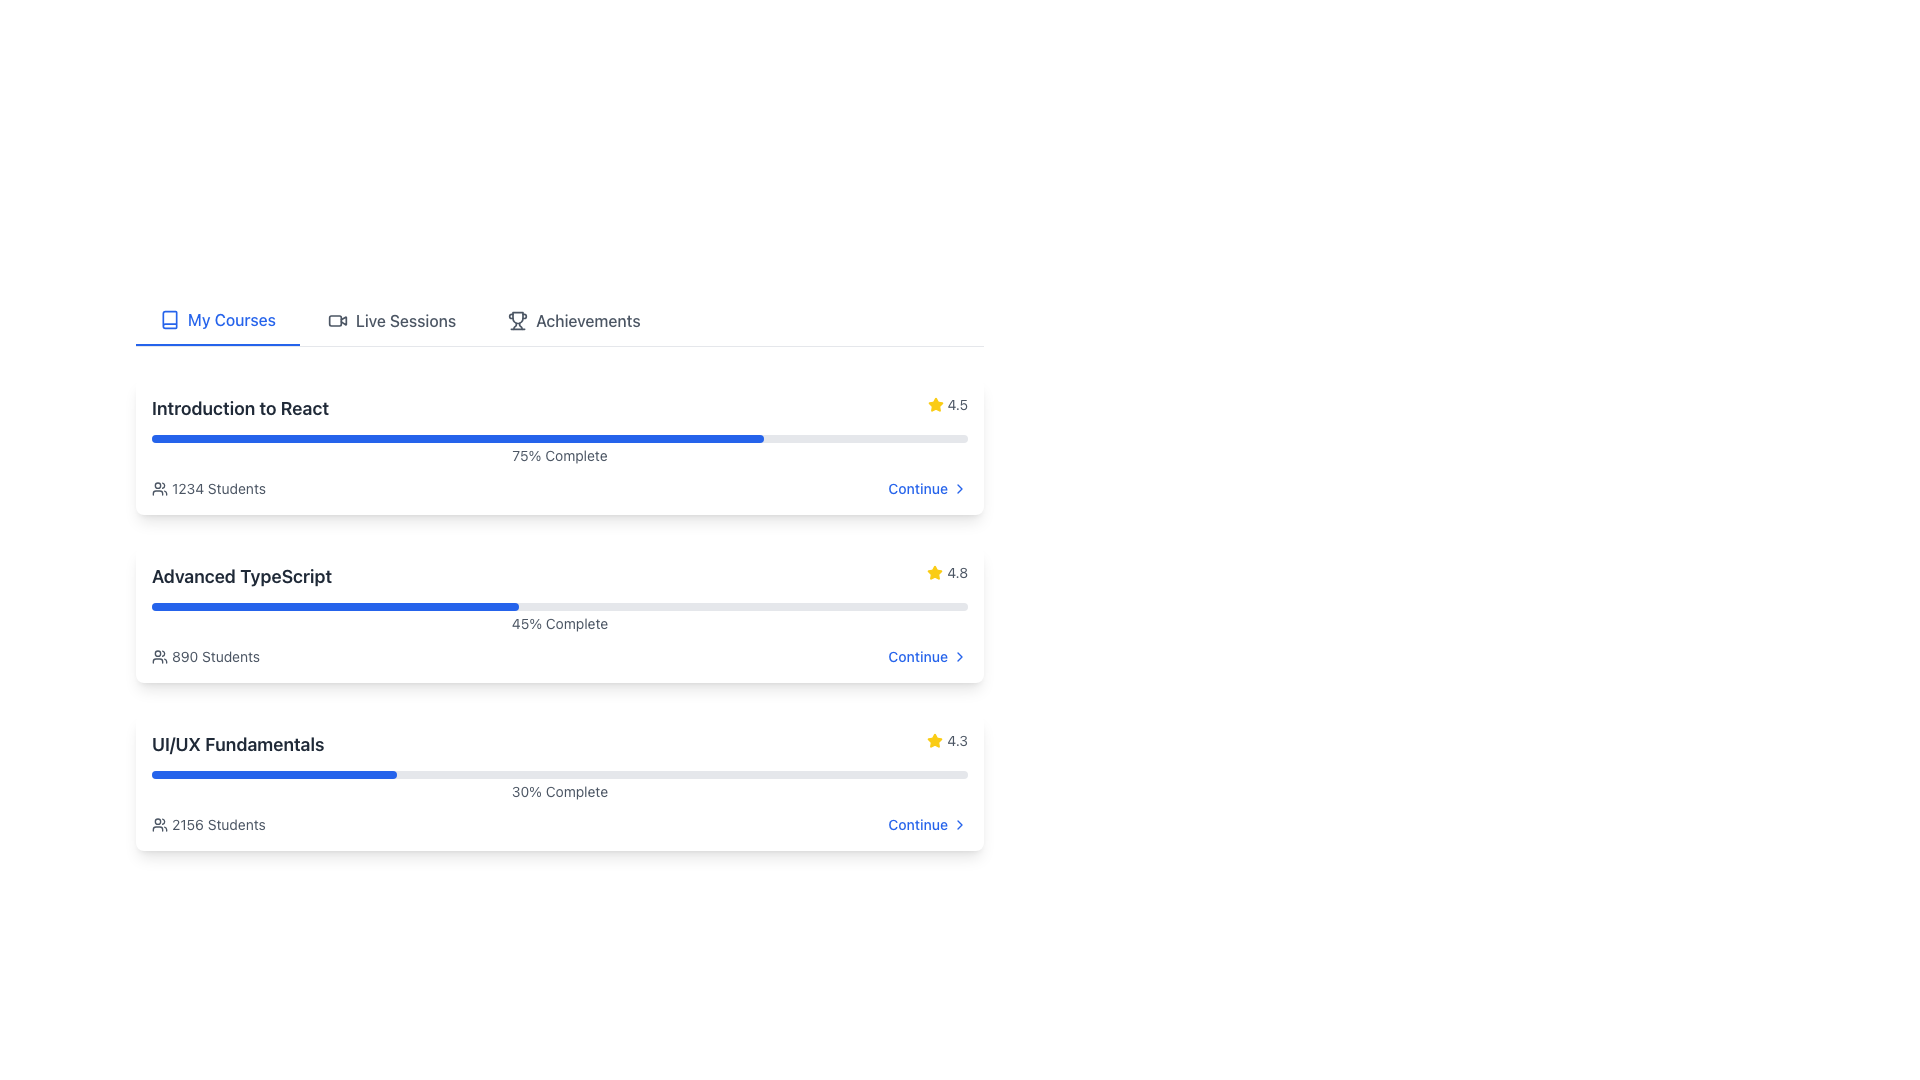  Describe the element at coordinates (456, 438) in the screenshot. I see `the blue progress-fill segment of the progress bar located in the first card titled 'Introduction to React', which indicates the completion percentage` at that location.